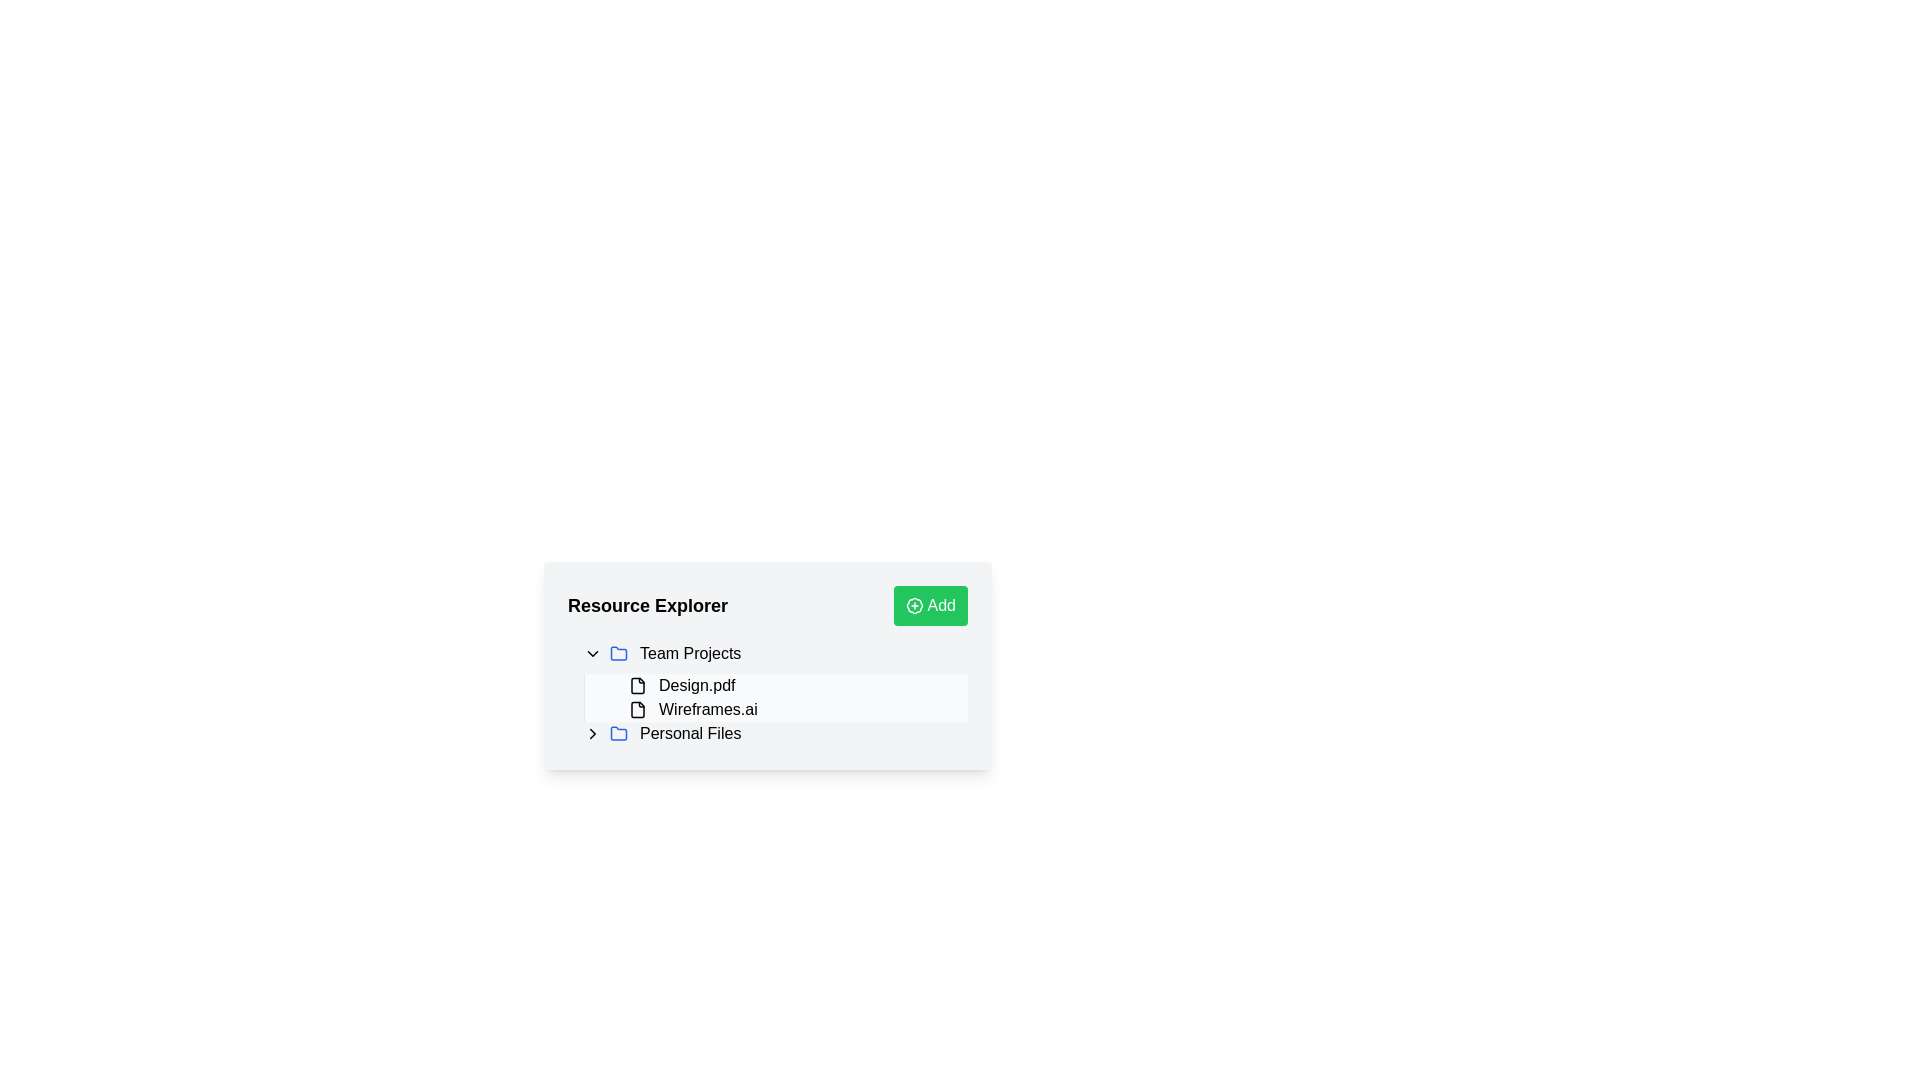 The width and height of the screenshot is (1920, 1080). Describe the element at coordinates (592, 733) in the screenshot. I see `the chevron icon next to the 'Personal Files' folder` at that location.